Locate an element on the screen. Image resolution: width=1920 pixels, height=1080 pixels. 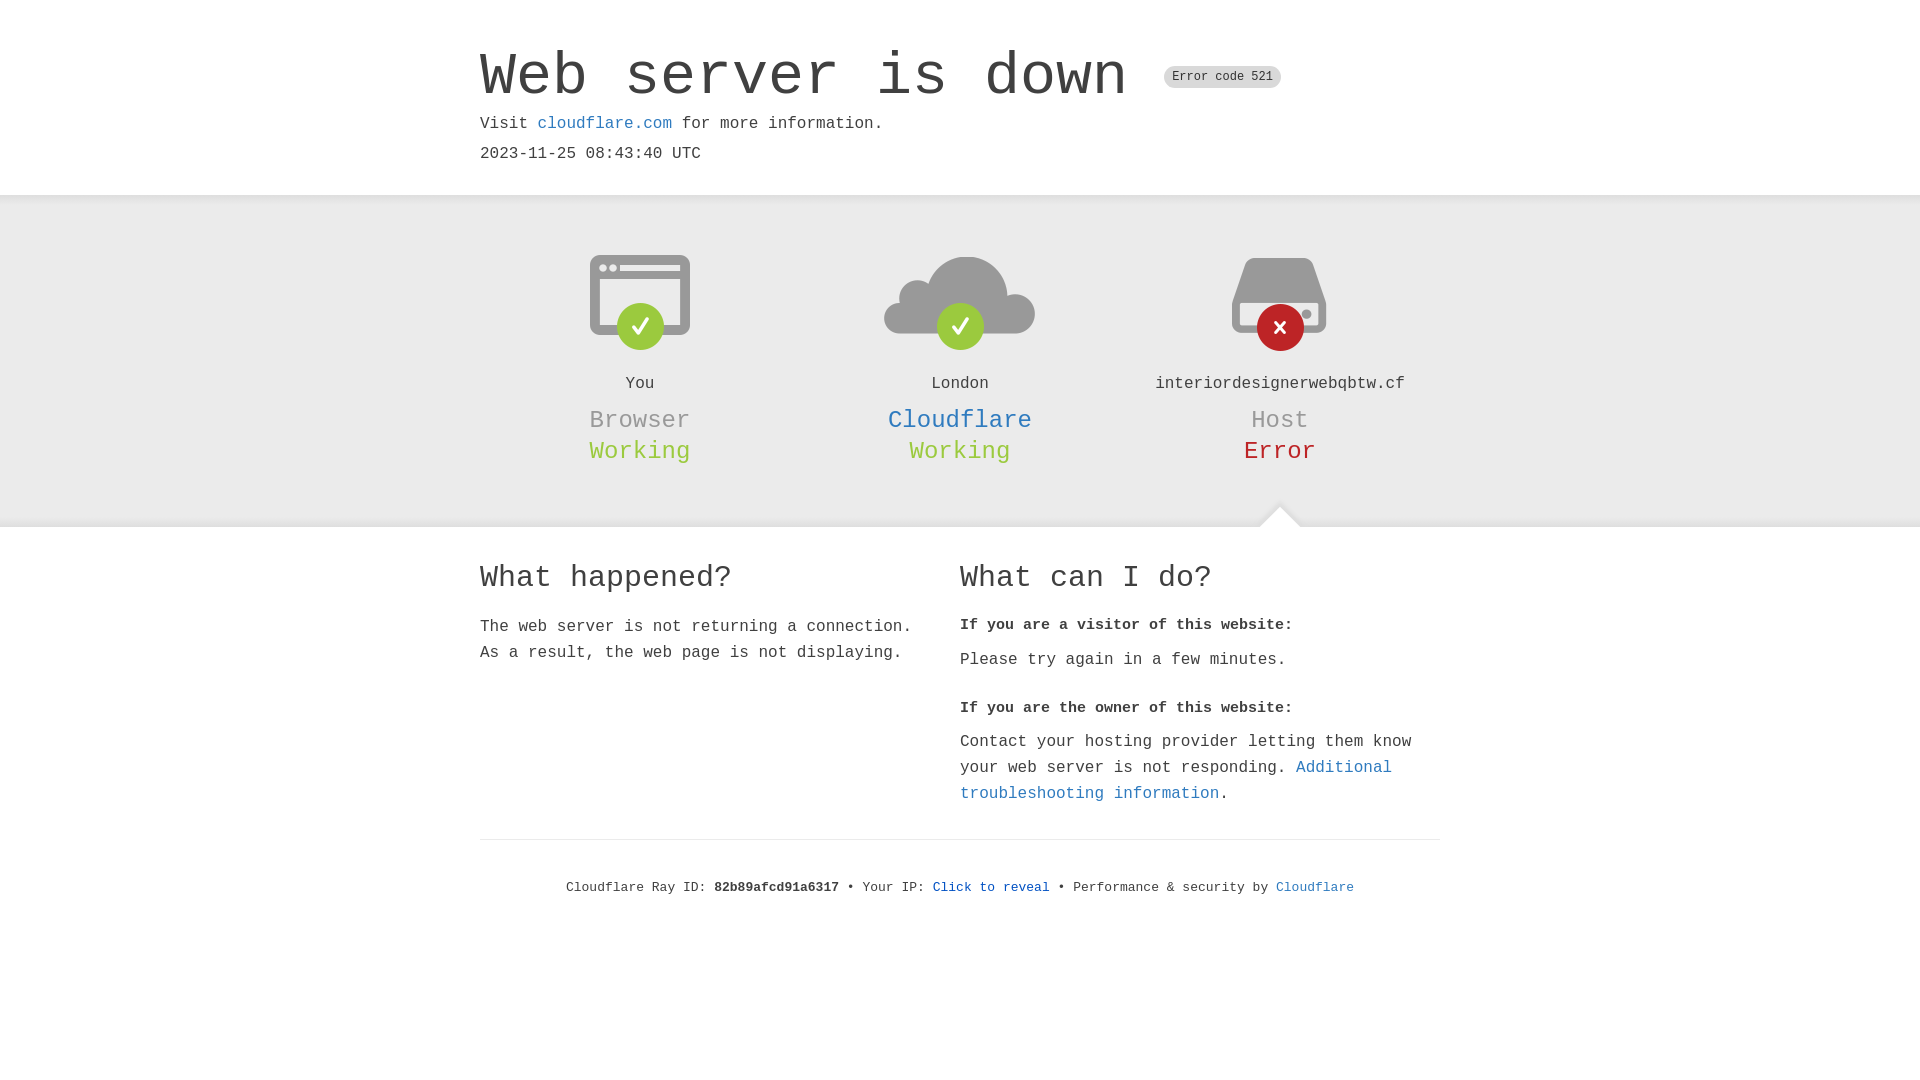
'cloudflare.com' is located at coordinates (603, 123).